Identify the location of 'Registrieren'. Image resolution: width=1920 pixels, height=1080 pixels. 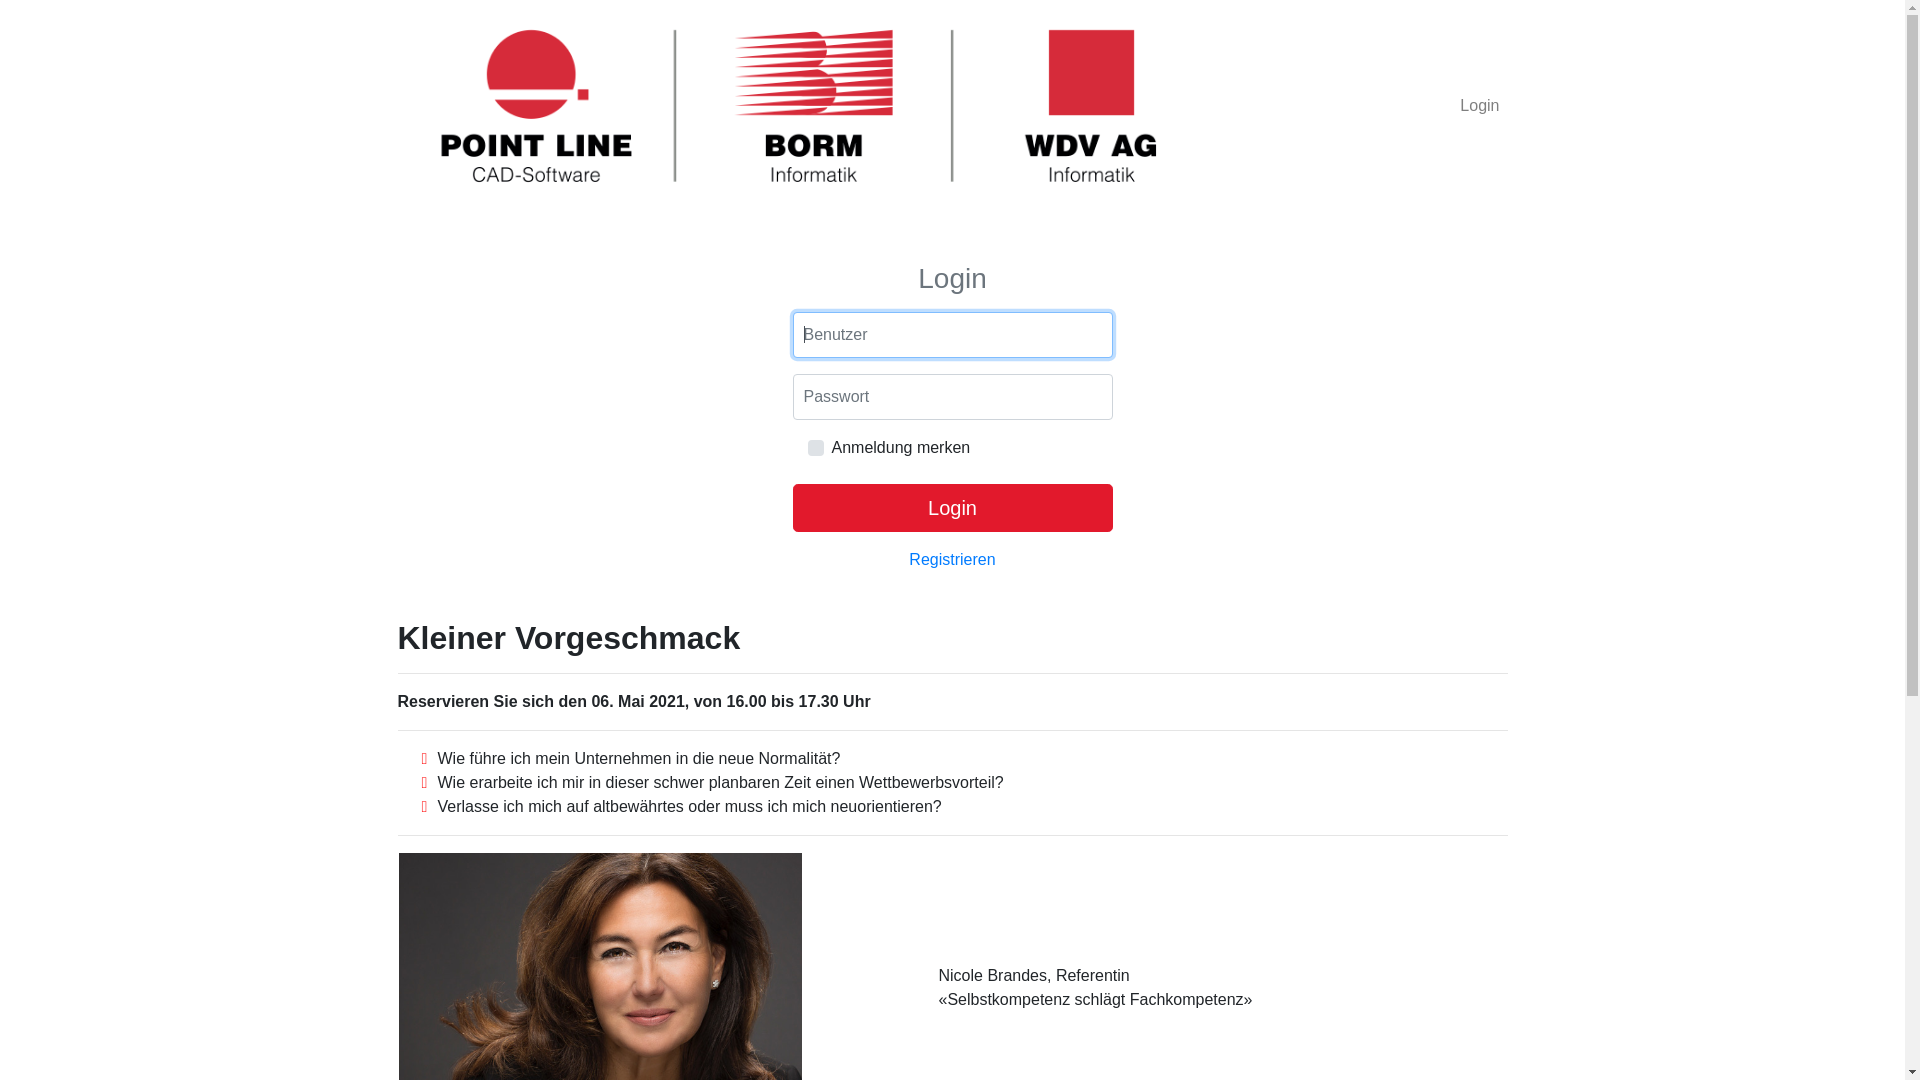
(907, 559).